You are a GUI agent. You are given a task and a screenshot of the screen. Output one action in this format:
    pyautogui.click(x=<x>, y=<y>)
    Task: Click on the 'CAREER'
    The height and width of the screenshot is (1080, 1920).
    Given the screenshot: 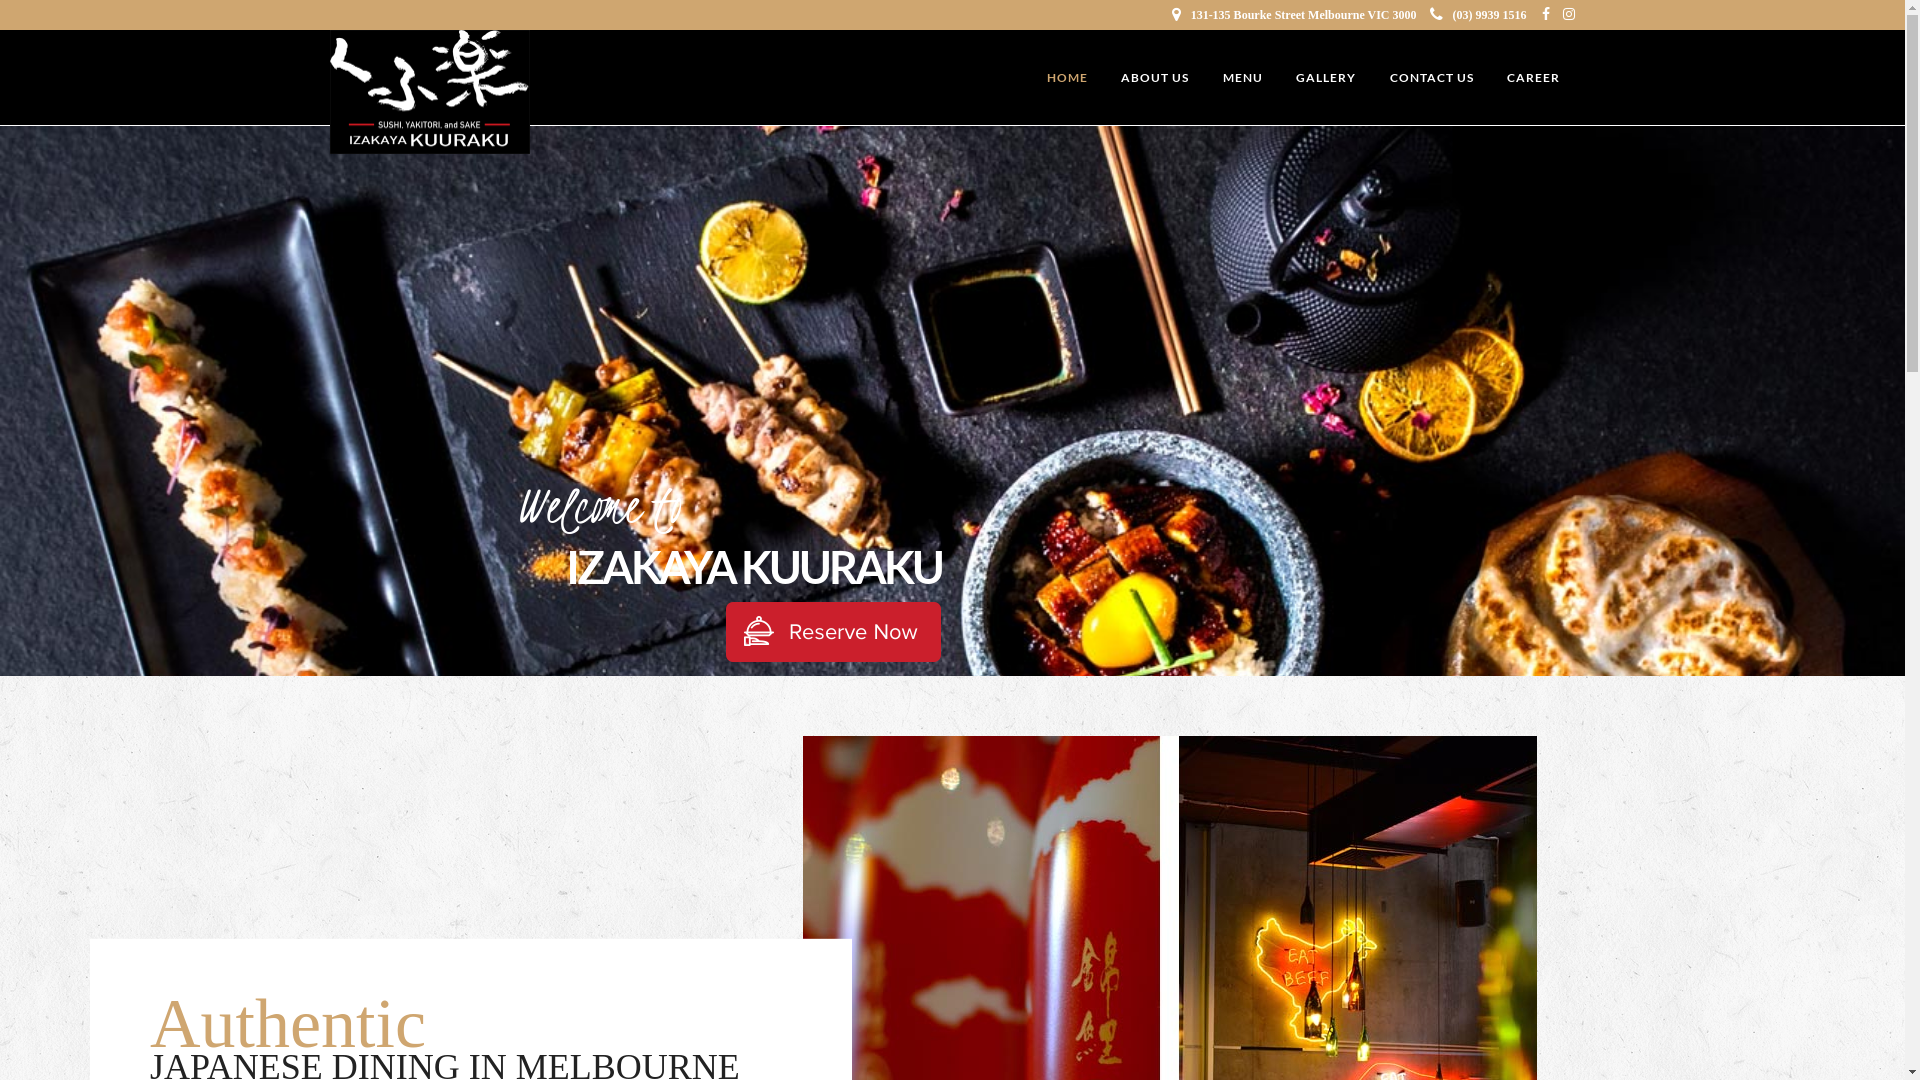 What is the action you would take?
    pyautogui.click(x=1532, y=77)
    